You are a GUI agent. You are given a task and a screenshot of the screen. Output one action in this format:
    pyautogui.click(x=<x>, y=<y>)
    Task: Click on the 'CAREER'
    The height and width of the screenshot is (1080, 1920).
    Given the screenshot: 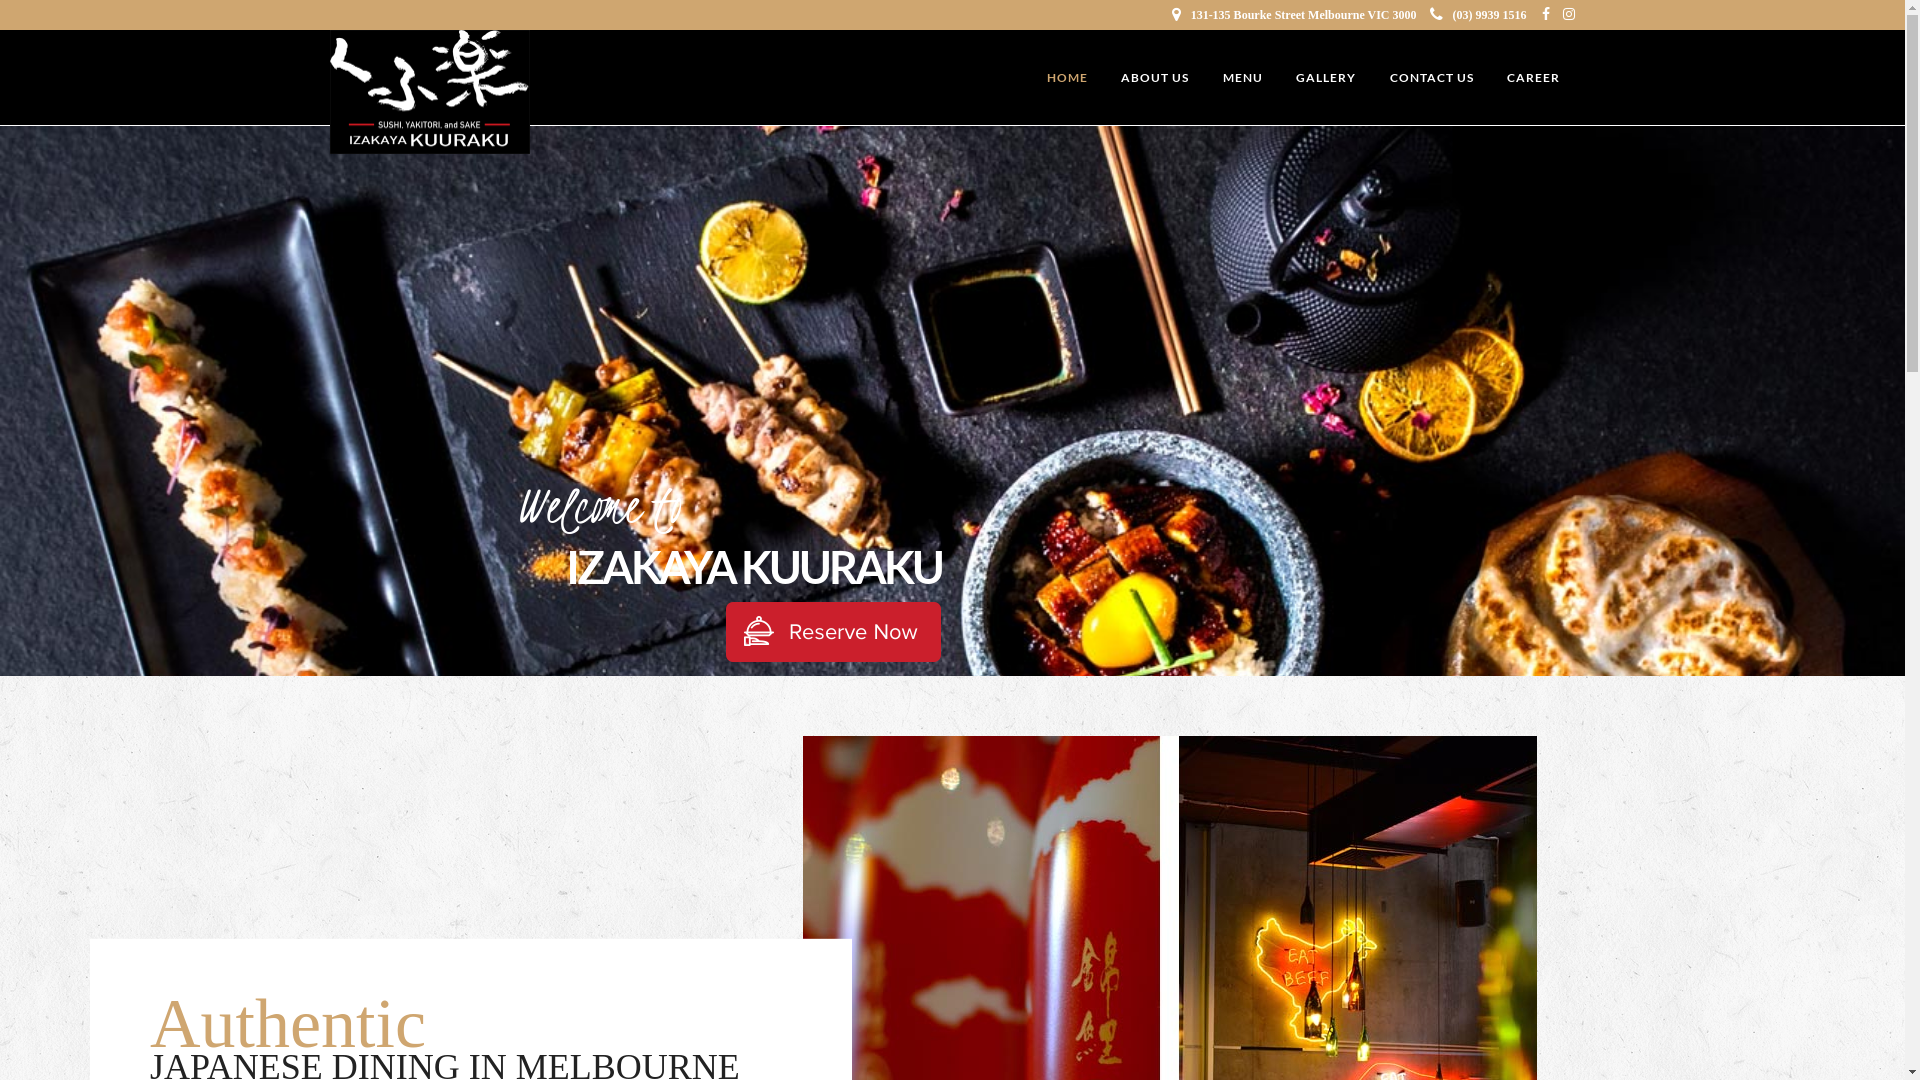 What is the action you would take?
    pyautogui.click(x=1532, y=77)
    